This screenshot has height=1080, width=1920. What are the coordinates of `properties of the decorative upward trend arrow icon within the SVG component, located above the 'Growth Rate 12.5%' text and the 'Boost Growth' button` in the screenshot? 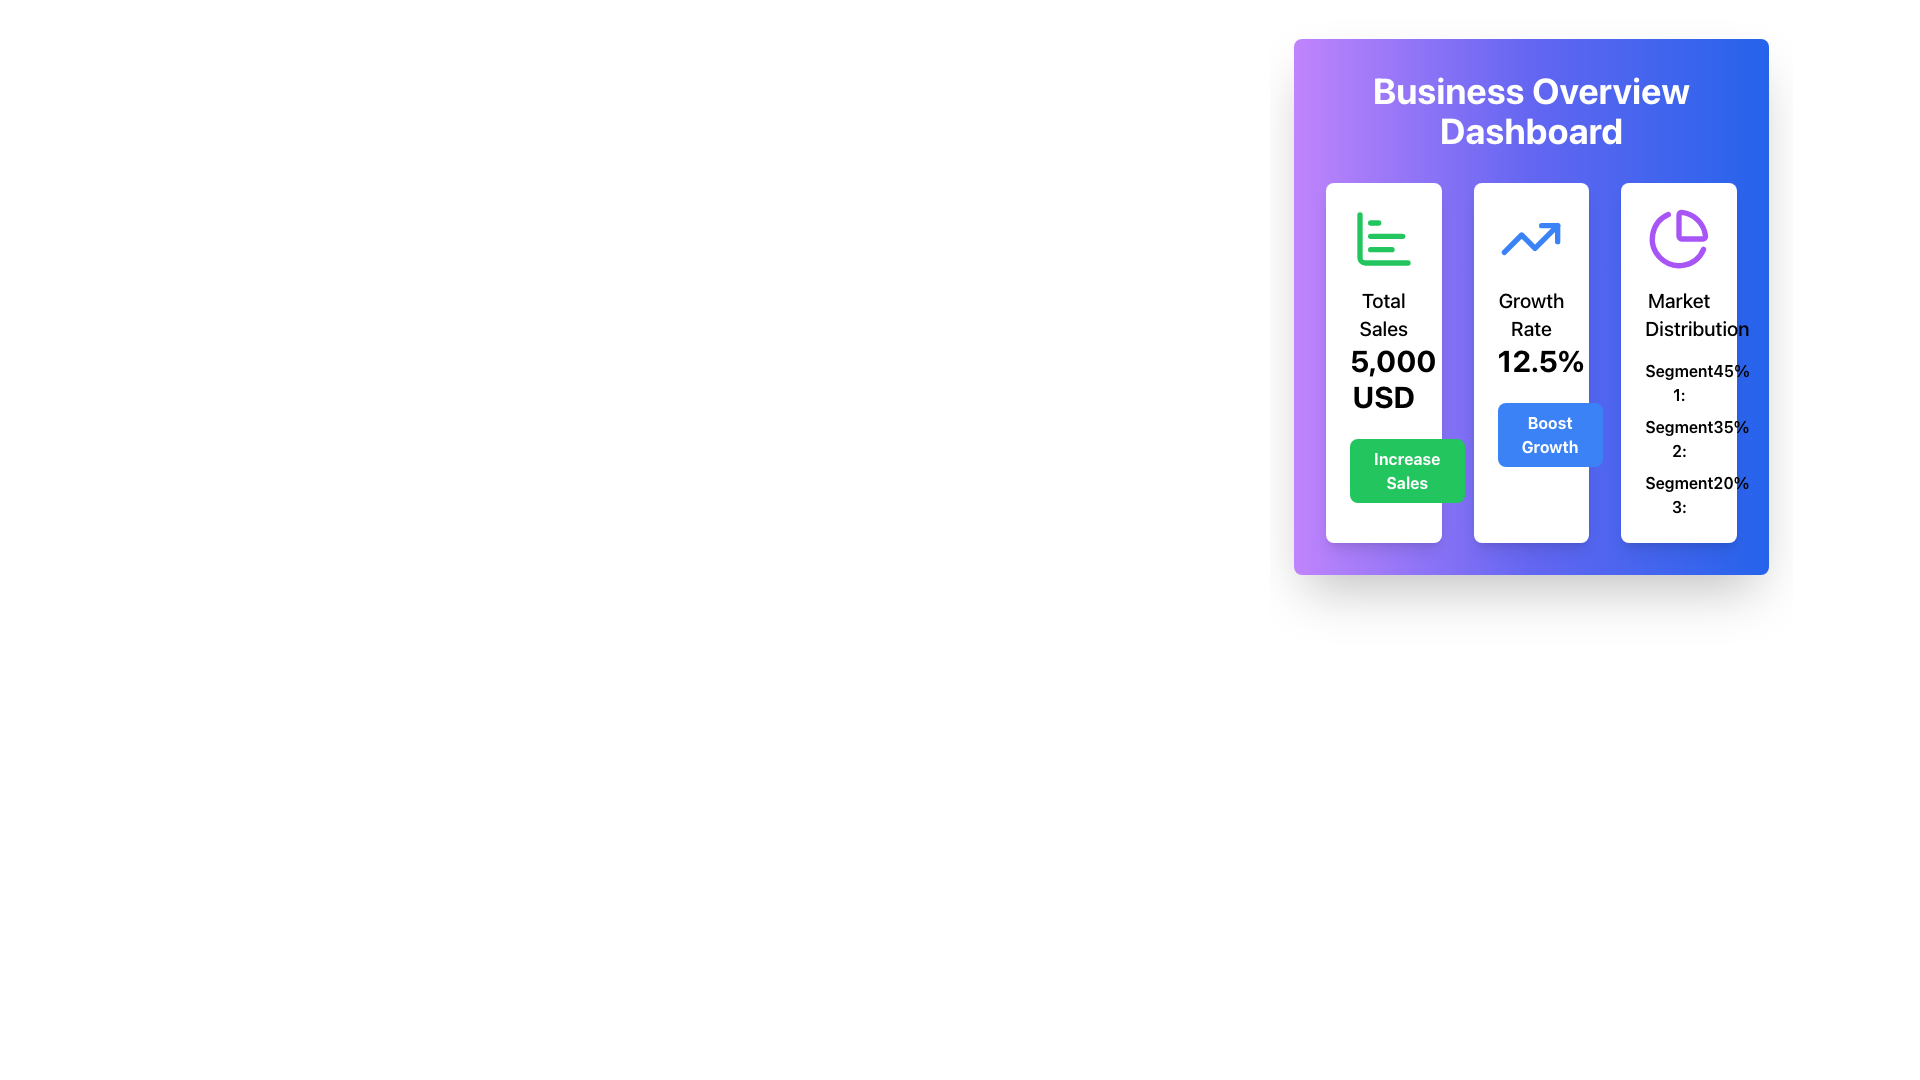 It's located at (1549, 232).